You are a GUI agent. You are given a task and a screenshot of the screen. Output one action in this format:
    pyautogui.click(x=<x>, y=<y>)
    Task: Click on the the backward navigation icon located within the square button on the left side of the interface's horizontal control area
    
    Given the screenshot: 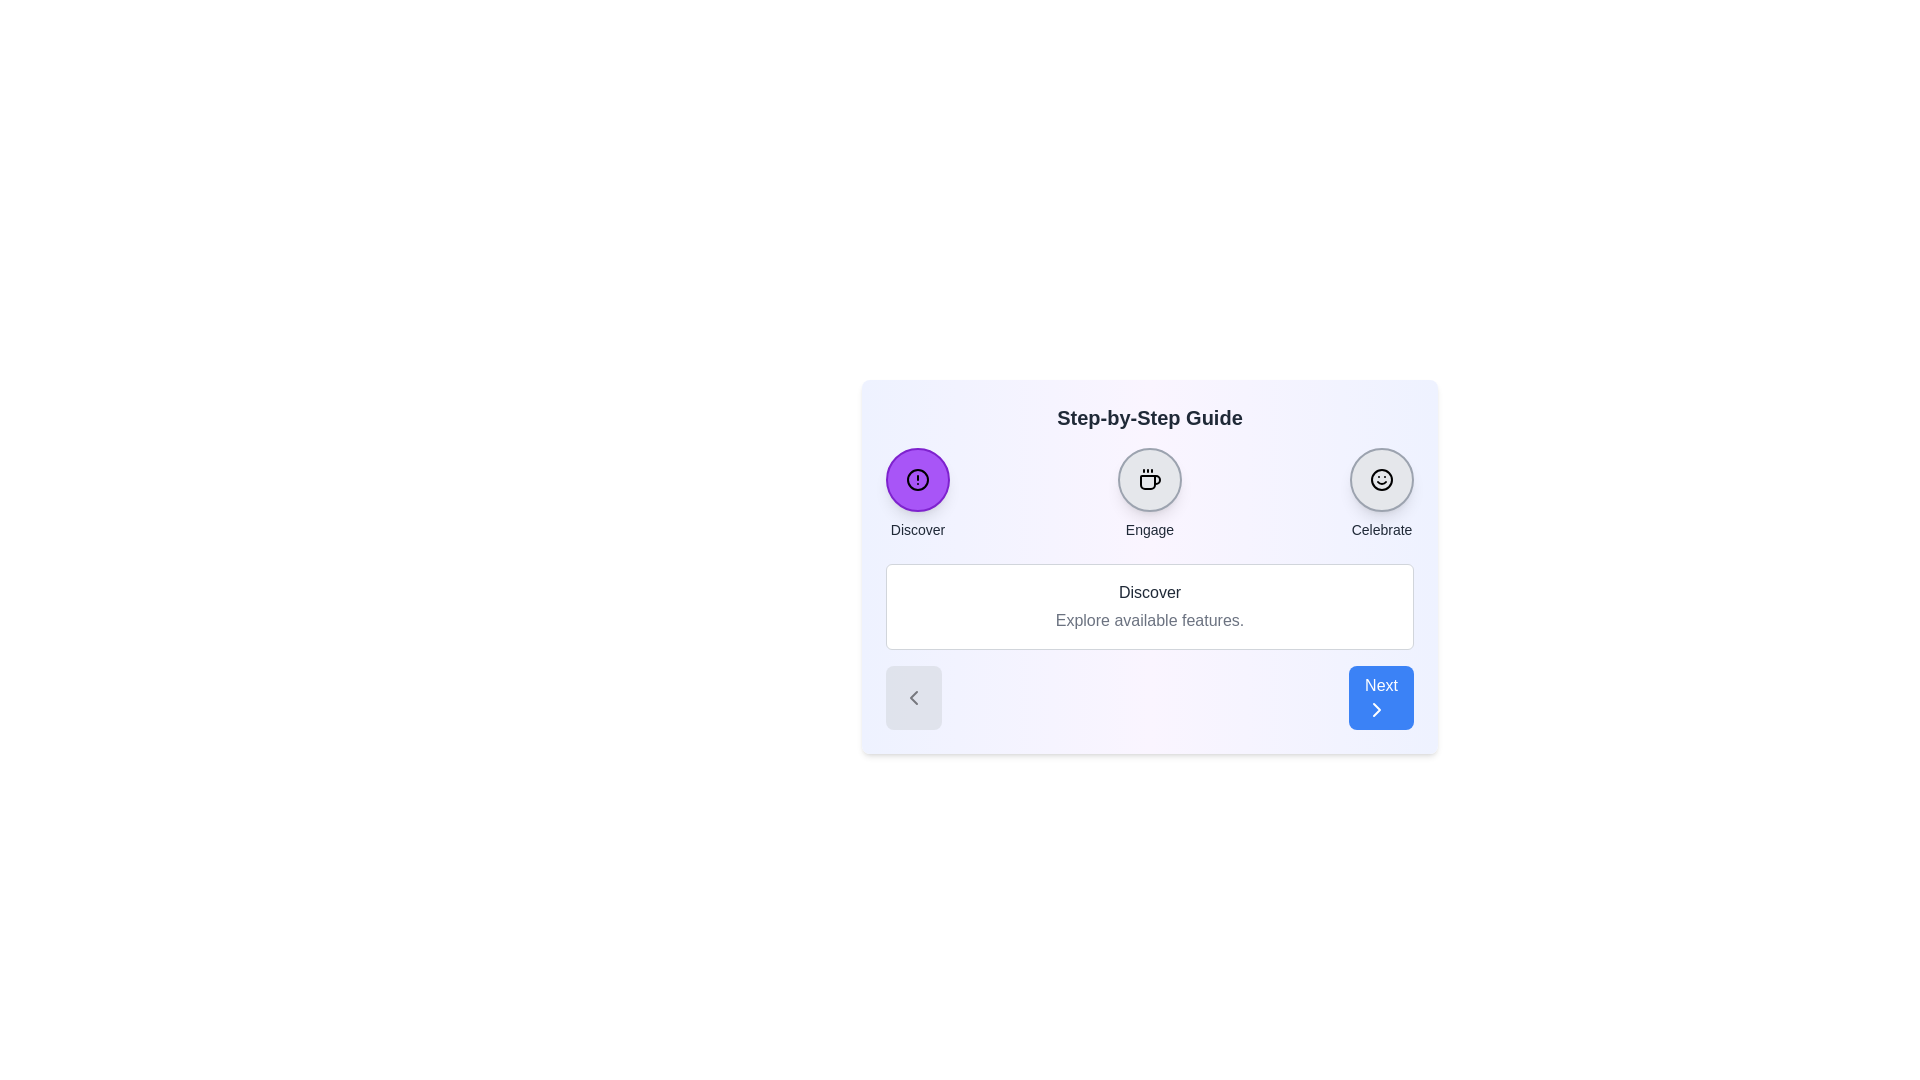 What is the action you would take?
    pyautogui.click(x=912, y=697)
    